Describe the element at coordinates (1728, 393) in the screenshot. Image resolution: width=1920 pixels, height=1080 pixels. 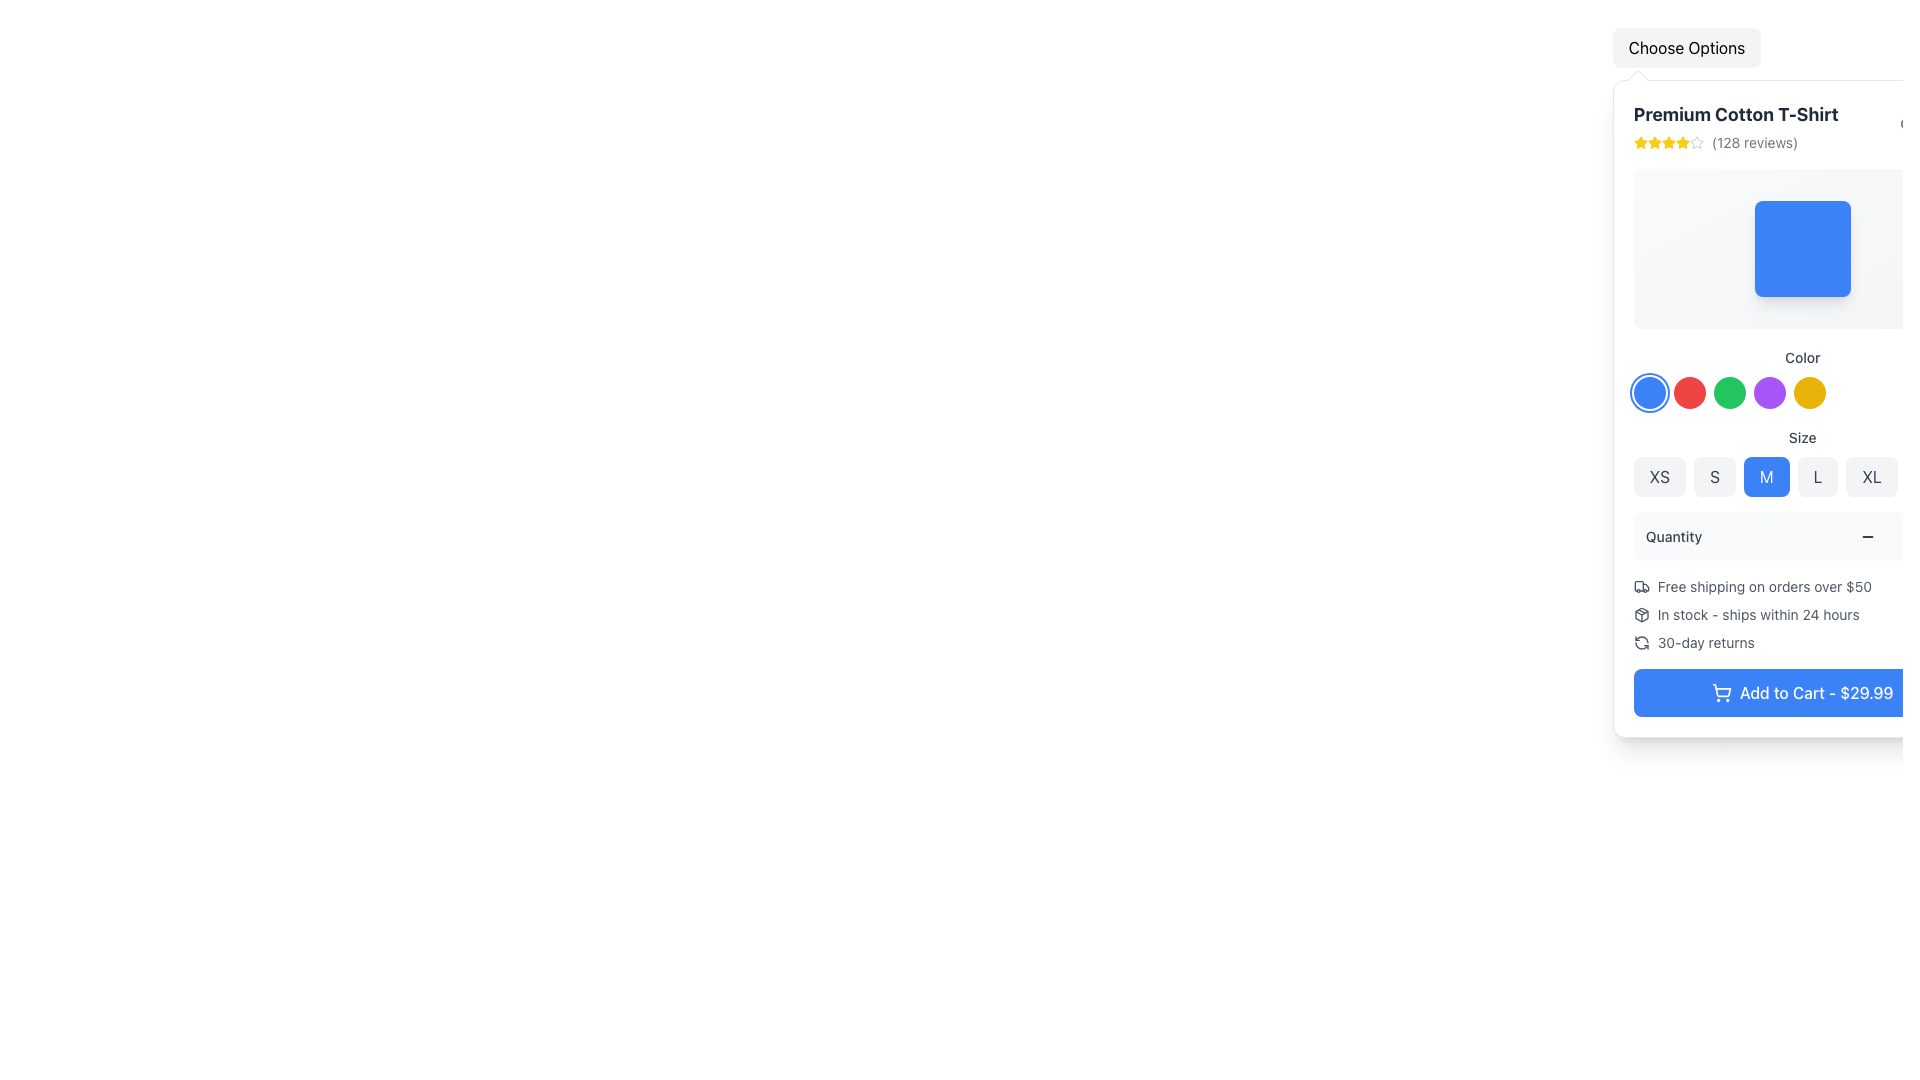
I see `the third circular color selection button for the green color variant located in the 'Color' section beneath the product image and title` at that location.